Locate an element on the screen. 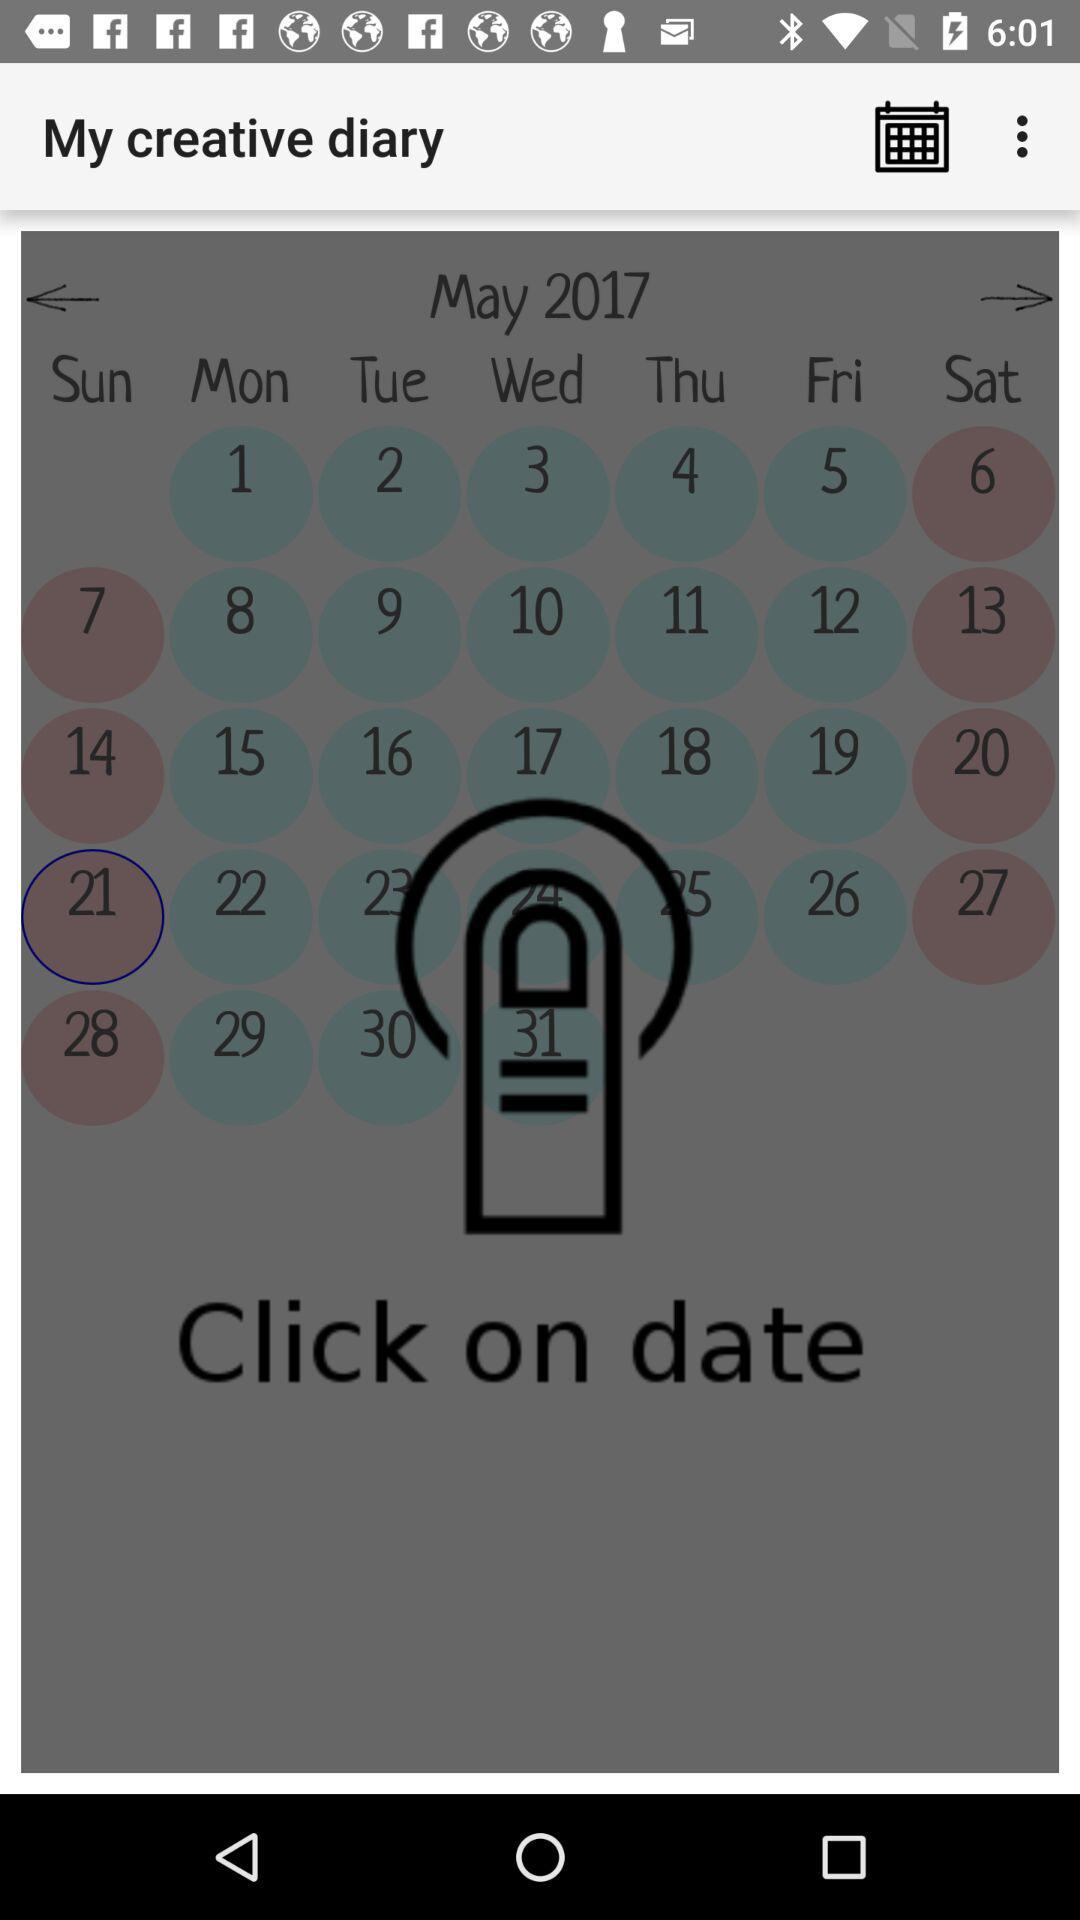 Image resolution: width=1080 pixels, height=1920 pixels. the icon next to the may 2017 is located at coordinates (61, 298).